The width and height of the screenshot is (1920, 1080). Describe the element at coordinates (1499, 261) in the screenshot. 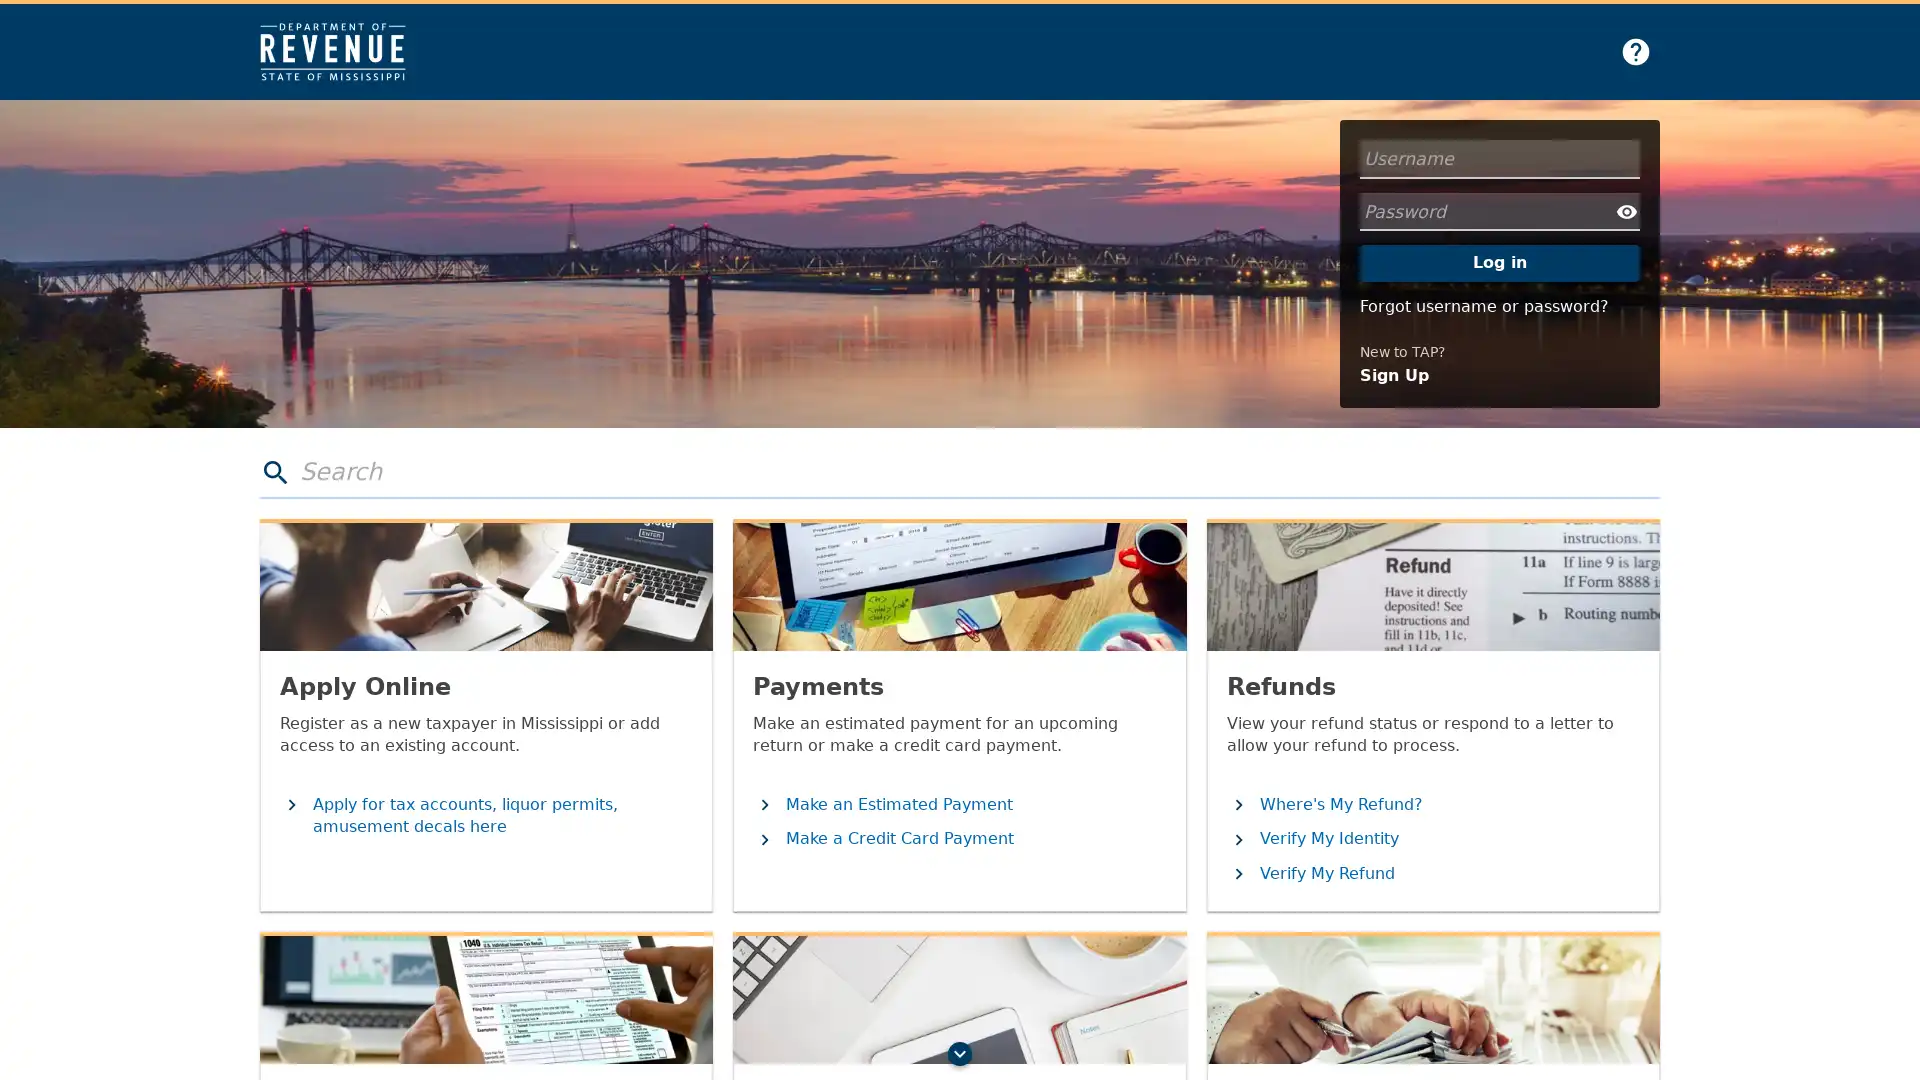

I see `Log in` at that location.